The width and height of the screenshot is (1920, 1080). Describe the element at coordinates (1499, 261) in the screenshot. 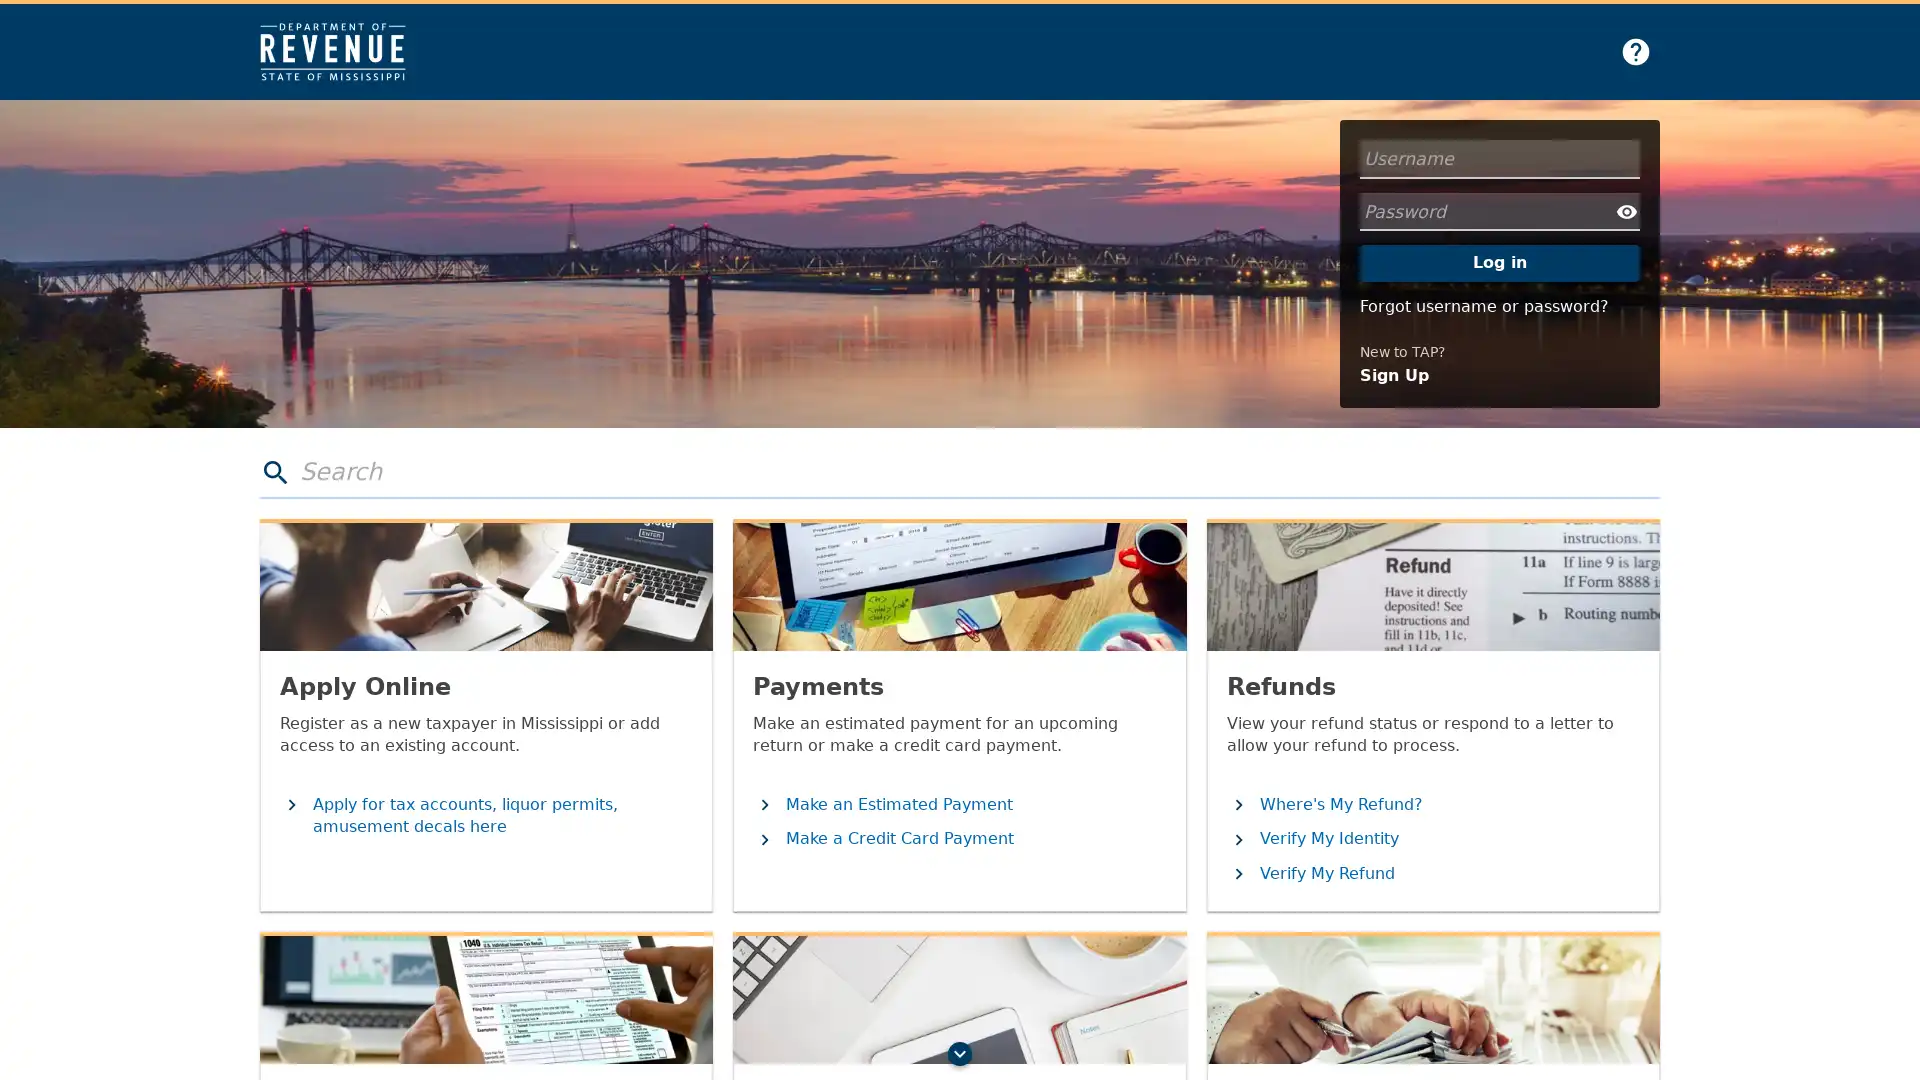

I see `Log in` at that location.